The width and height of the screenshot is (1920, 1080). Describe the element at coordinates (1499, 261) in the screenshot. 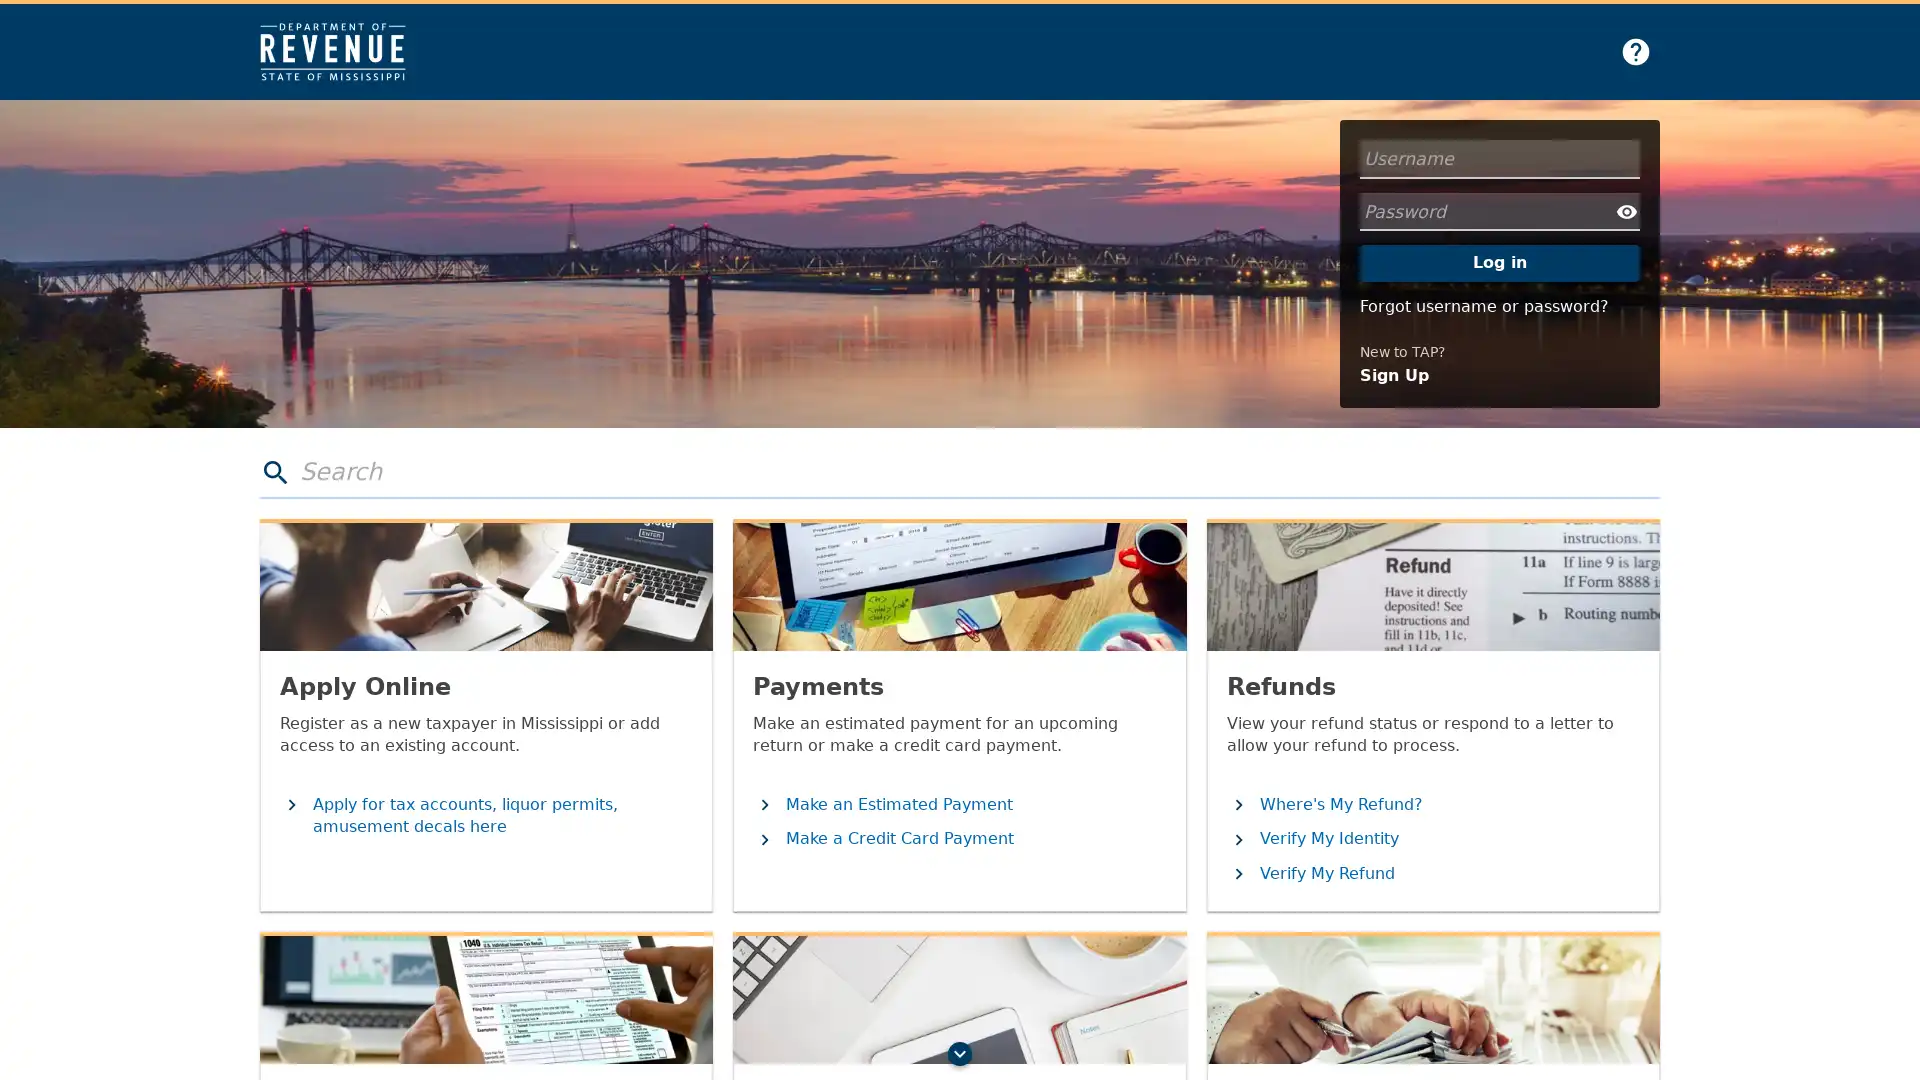

I see `Log in` at that location.